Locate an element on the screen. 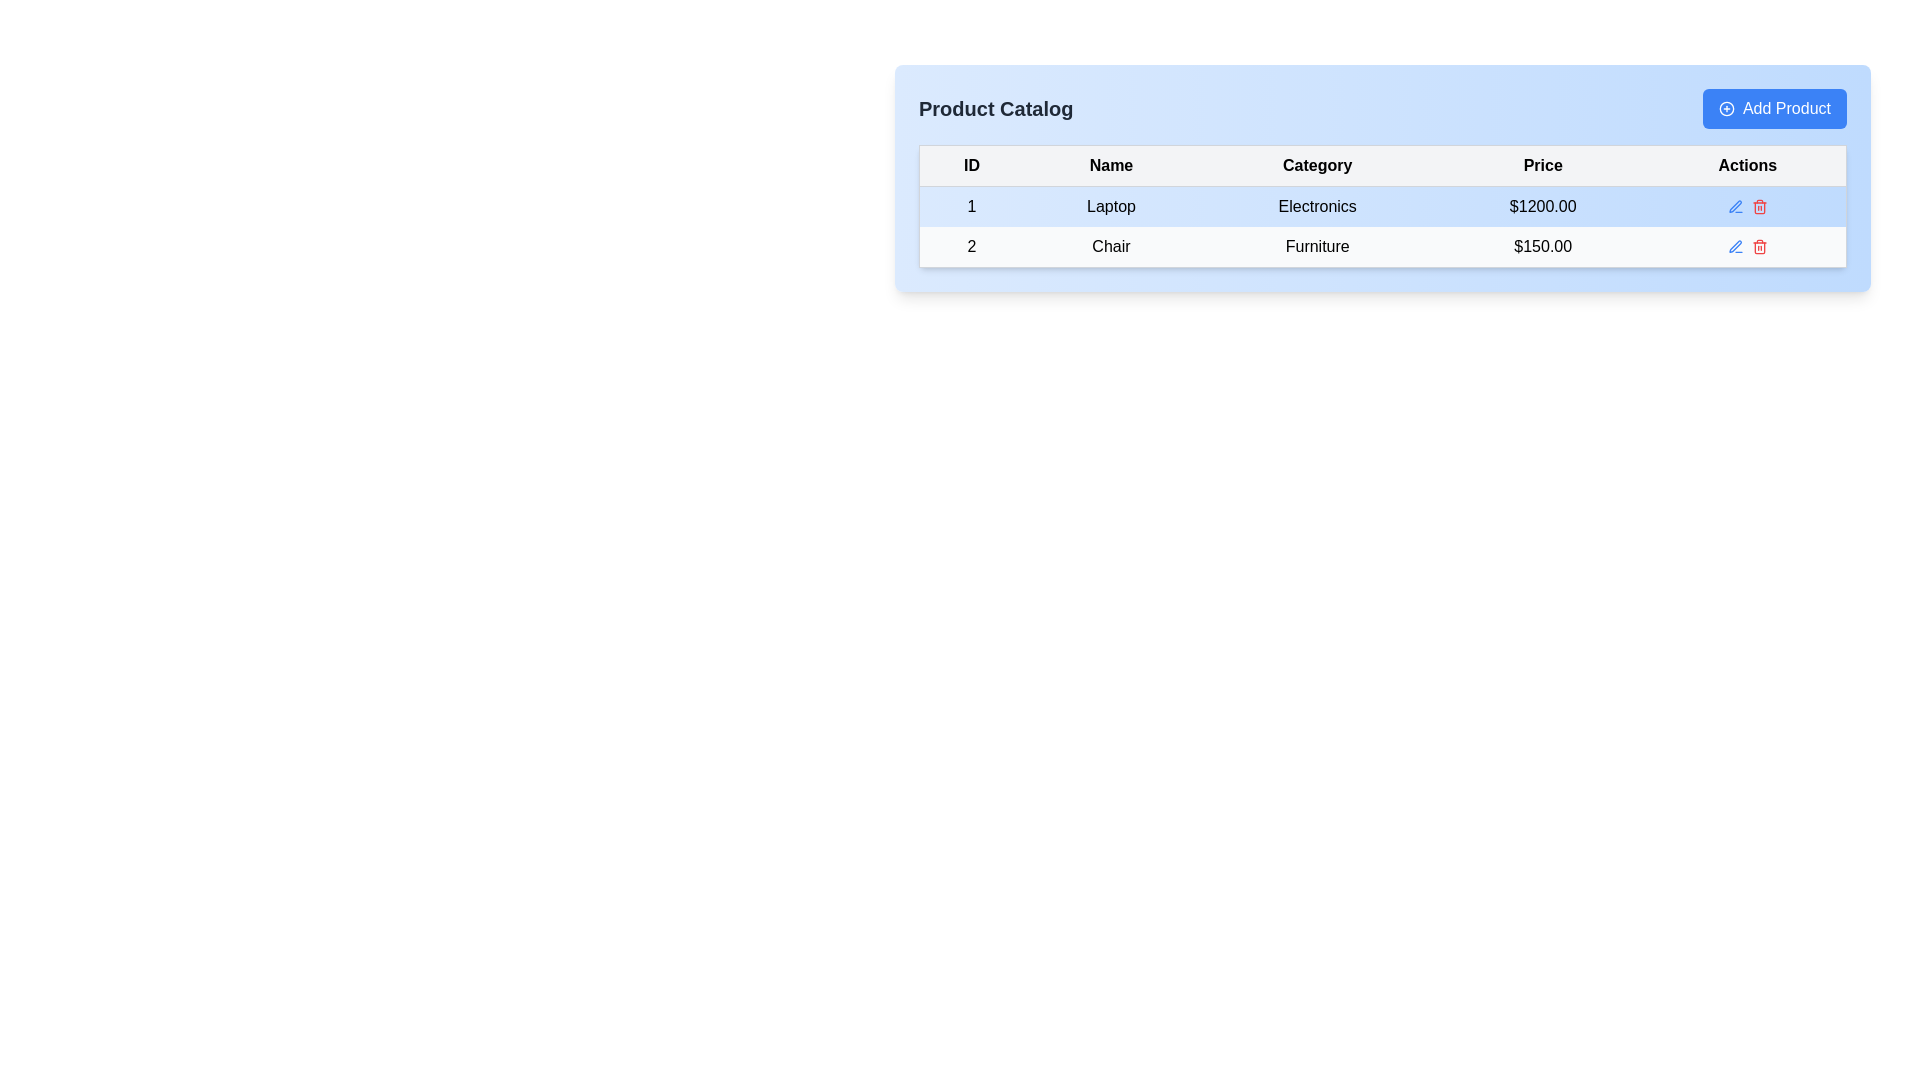 Image resolution: width=1920 pixels, height=1080 pixels. the red trash bin icon button located in the 'Actions' column of the data table for accessibility purposes is located at coordinates (1758, 245).